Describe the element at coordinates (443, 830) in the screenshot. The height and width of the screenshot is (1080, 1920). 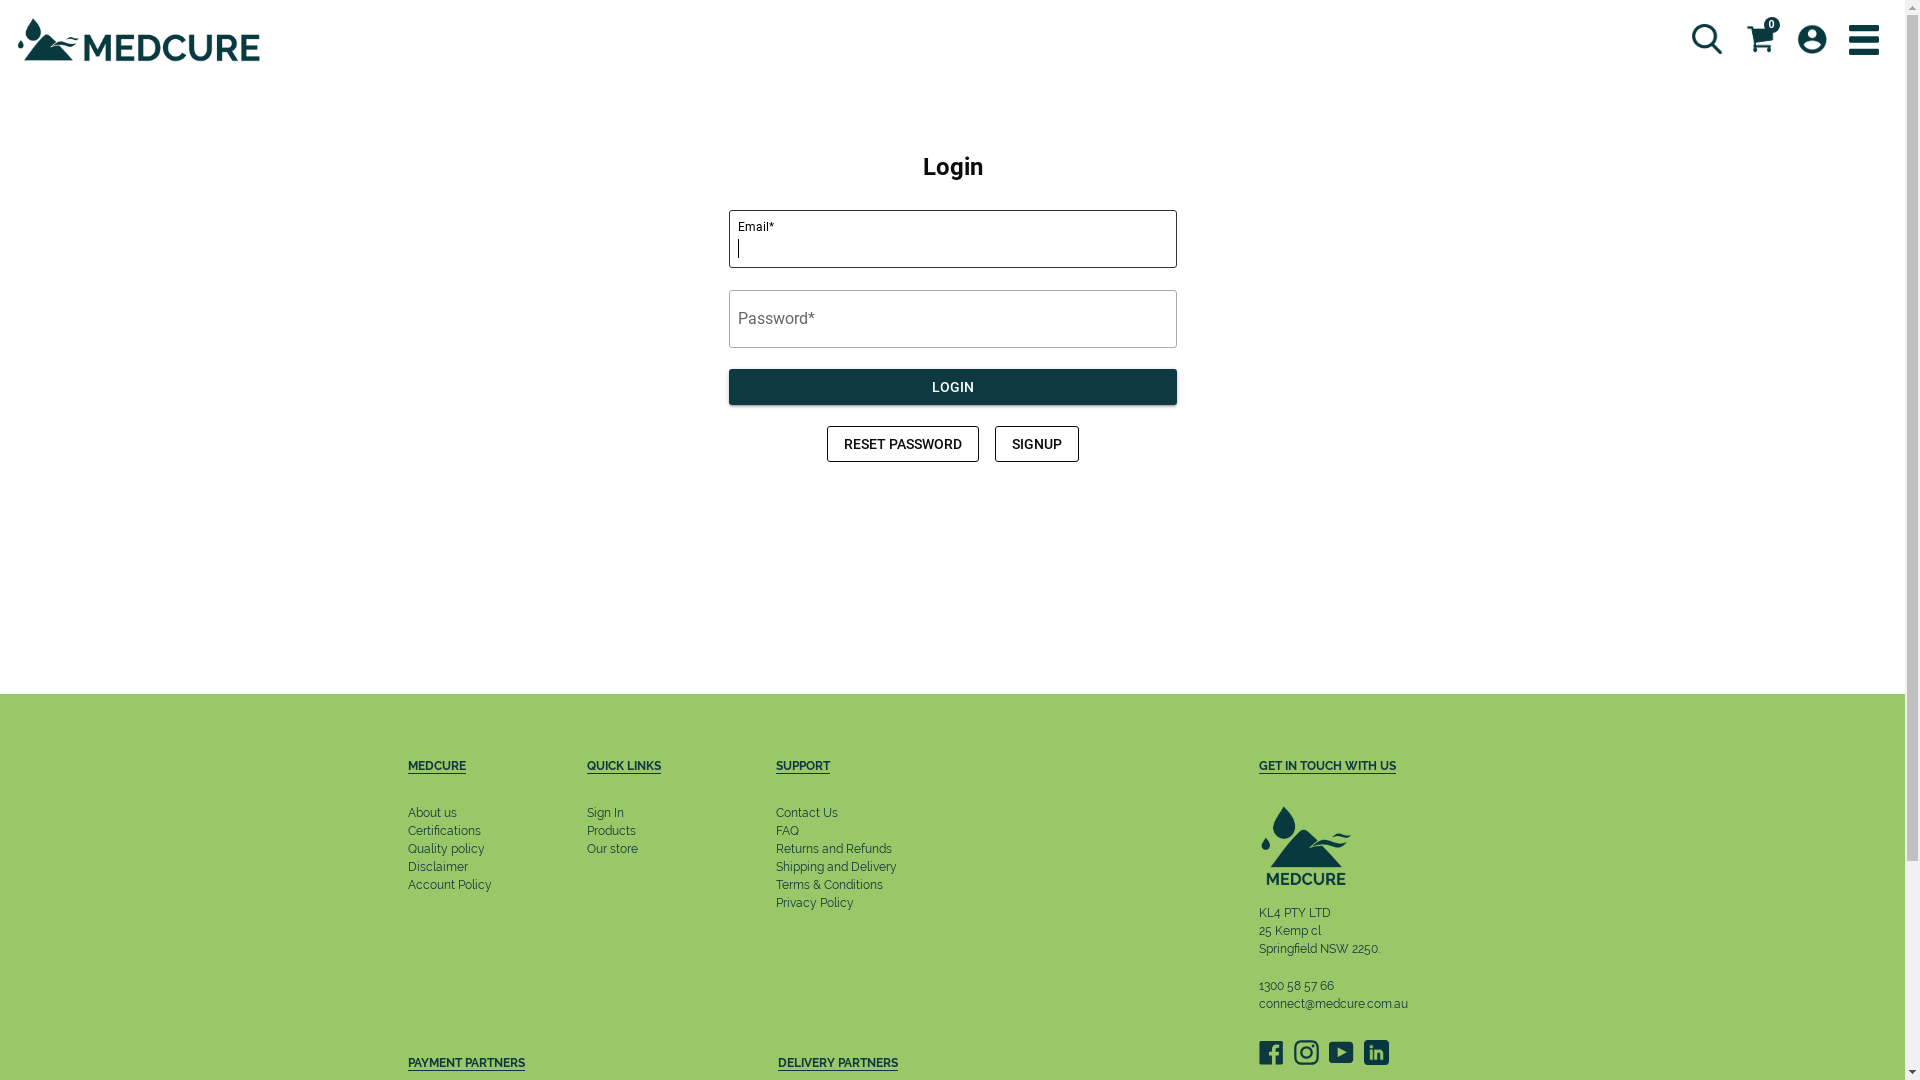
I see `'Certifications'` at that location.